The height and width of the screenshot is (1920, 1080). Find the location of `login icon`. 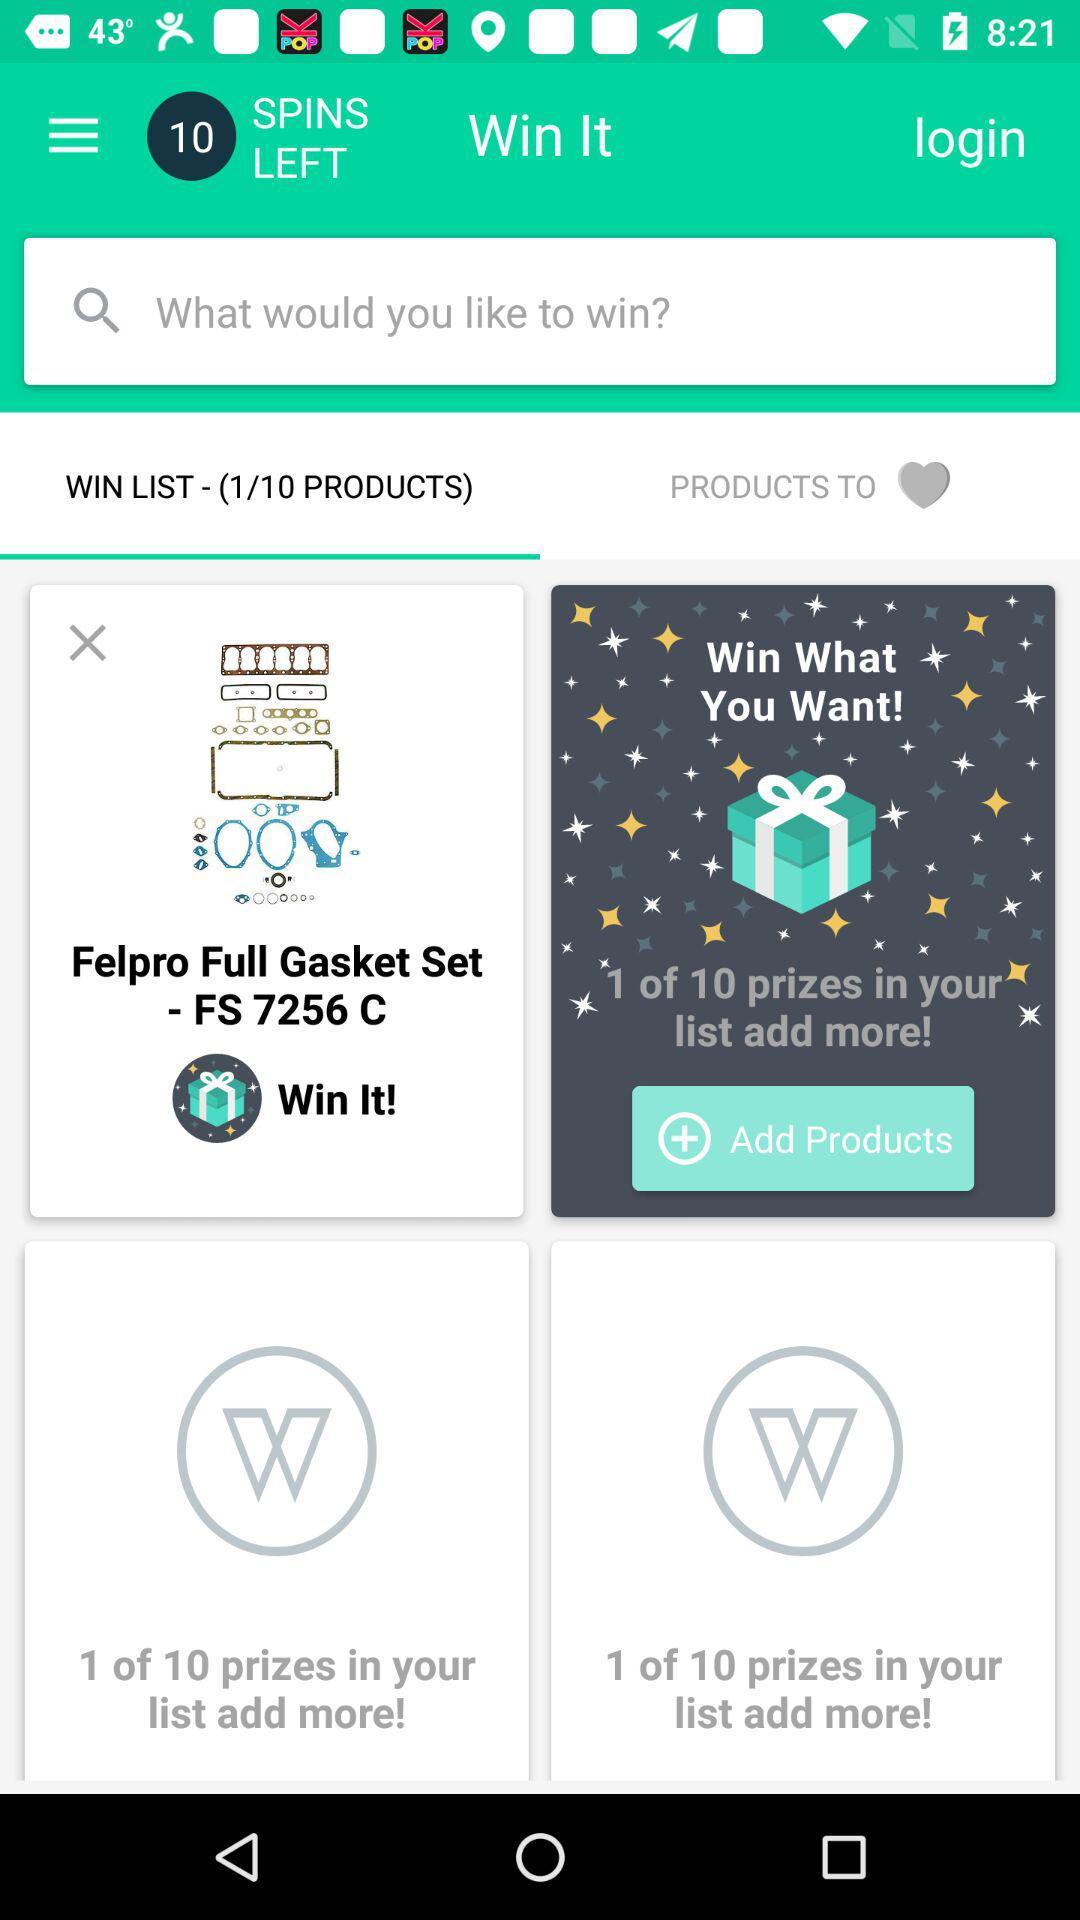

login icon is located at coordinates (969, 135).